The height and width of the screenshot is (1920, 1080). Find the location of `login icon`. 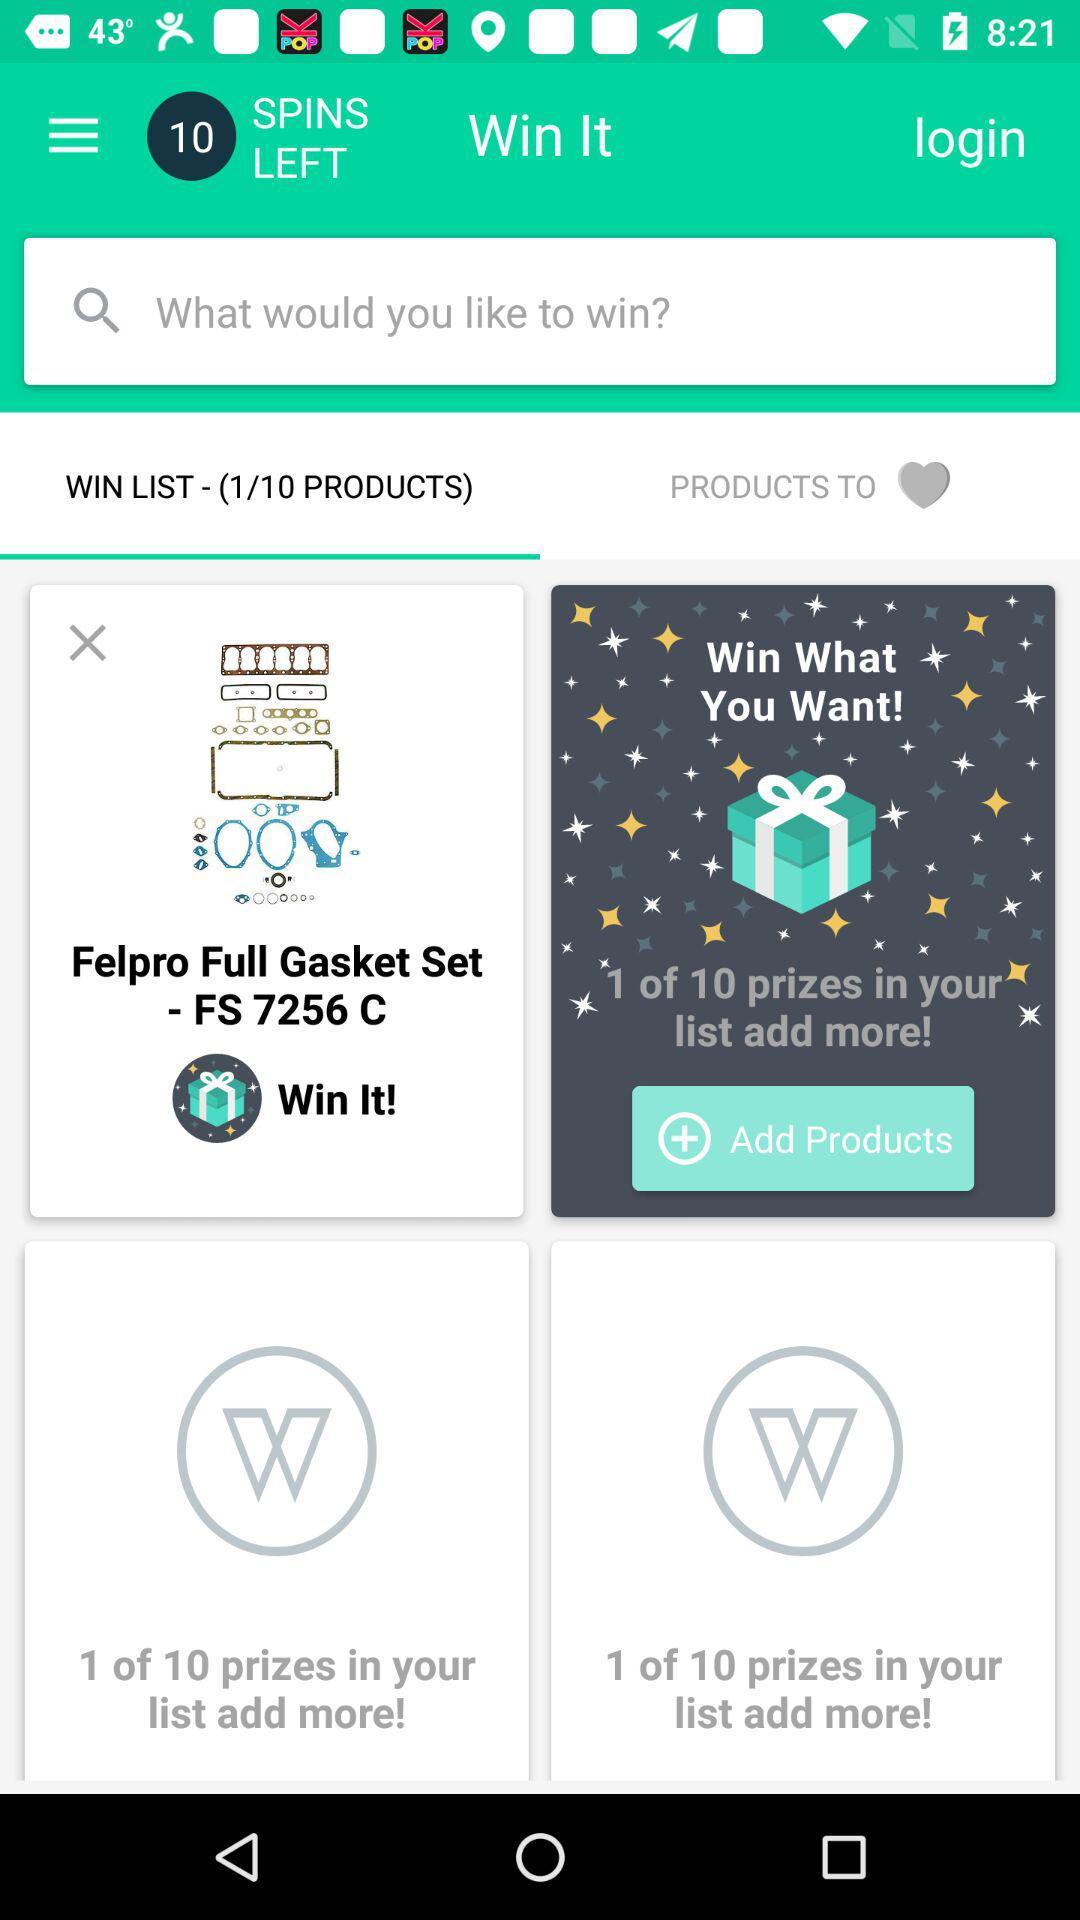

login icon is located at coordinates (969, 135).